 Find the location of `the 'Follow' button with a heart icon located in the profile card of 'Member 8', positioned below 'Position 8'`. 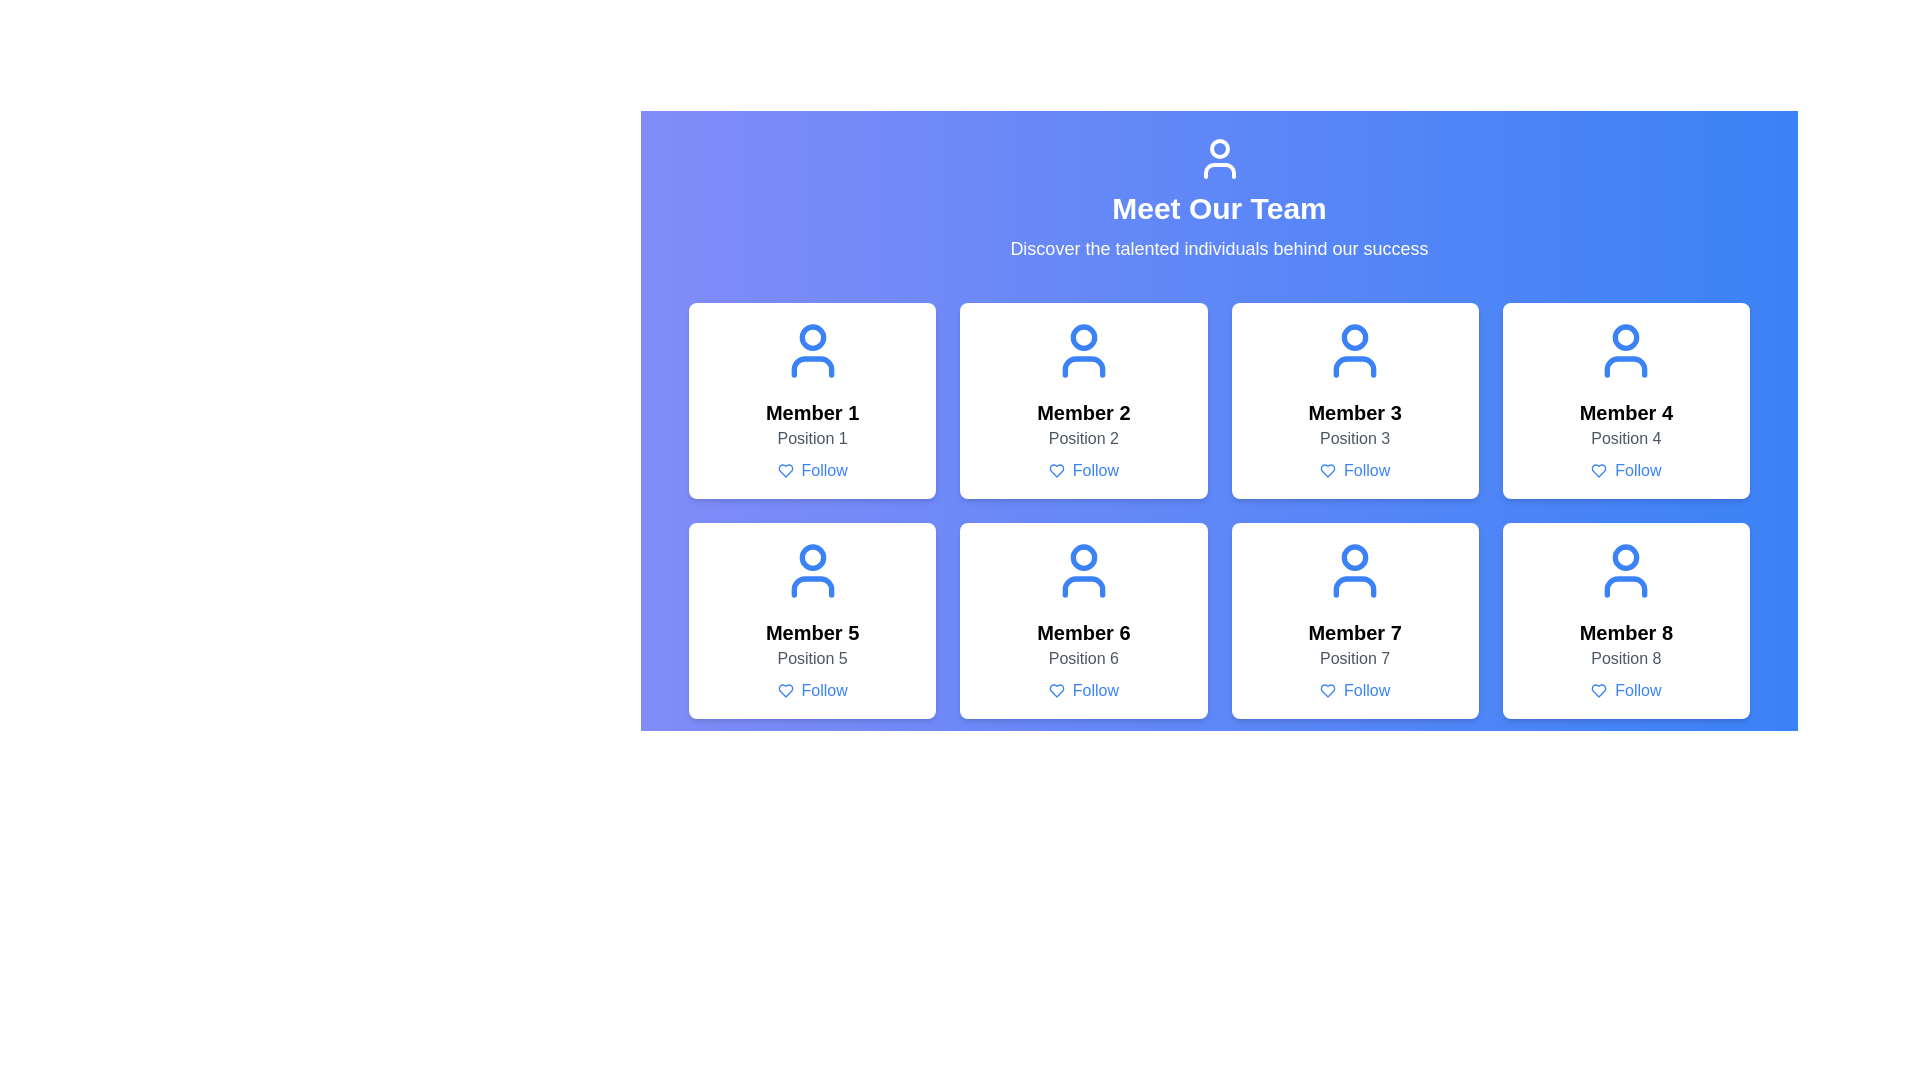

the 'Follow' button with a heart icon located in the profile card of 'Member 8', positioned below 'Position 8' is located at coordinates (1626, 689).